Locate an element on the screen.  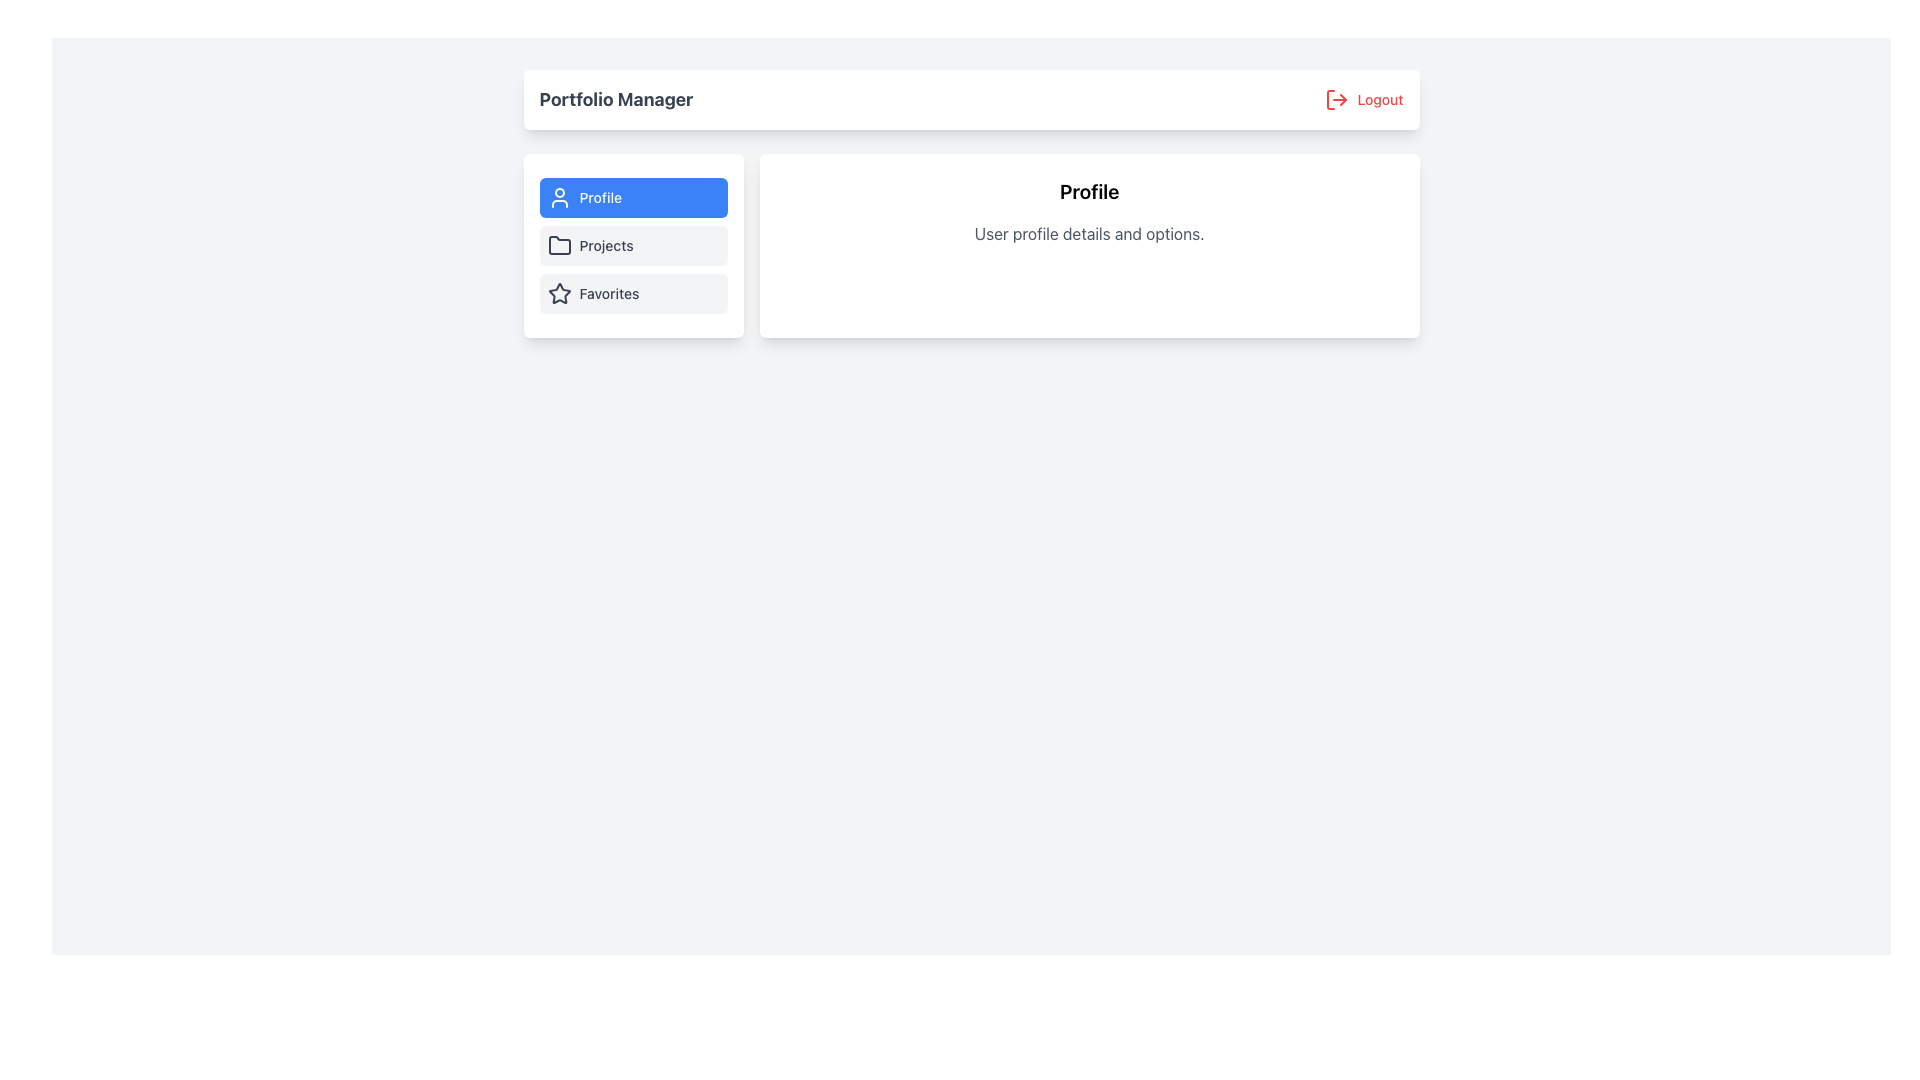
the 'Projects' button located in the sidebar, which is the second item in the vertical list is located at coordinates (632, 245).